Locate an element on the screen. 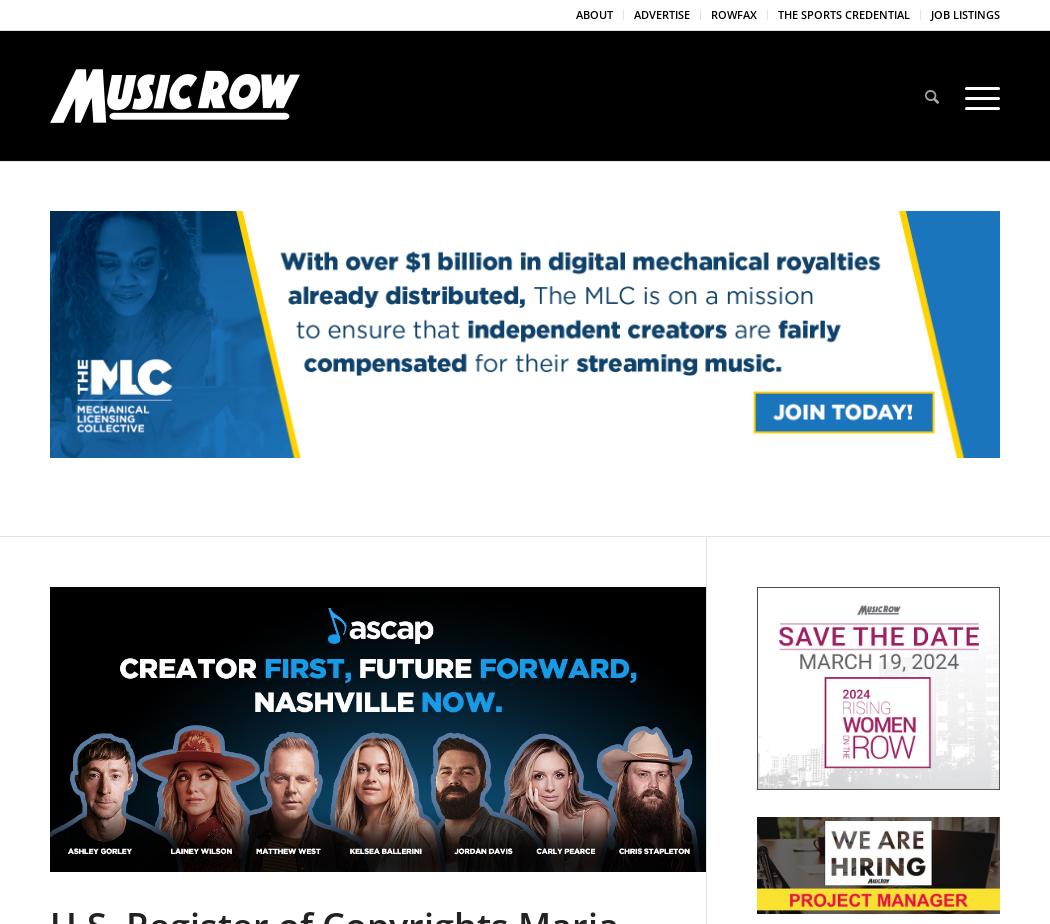 The height and width of the screenshot is (924, 1050). 'ADVERTISE' is located at coordinates (661, 14).